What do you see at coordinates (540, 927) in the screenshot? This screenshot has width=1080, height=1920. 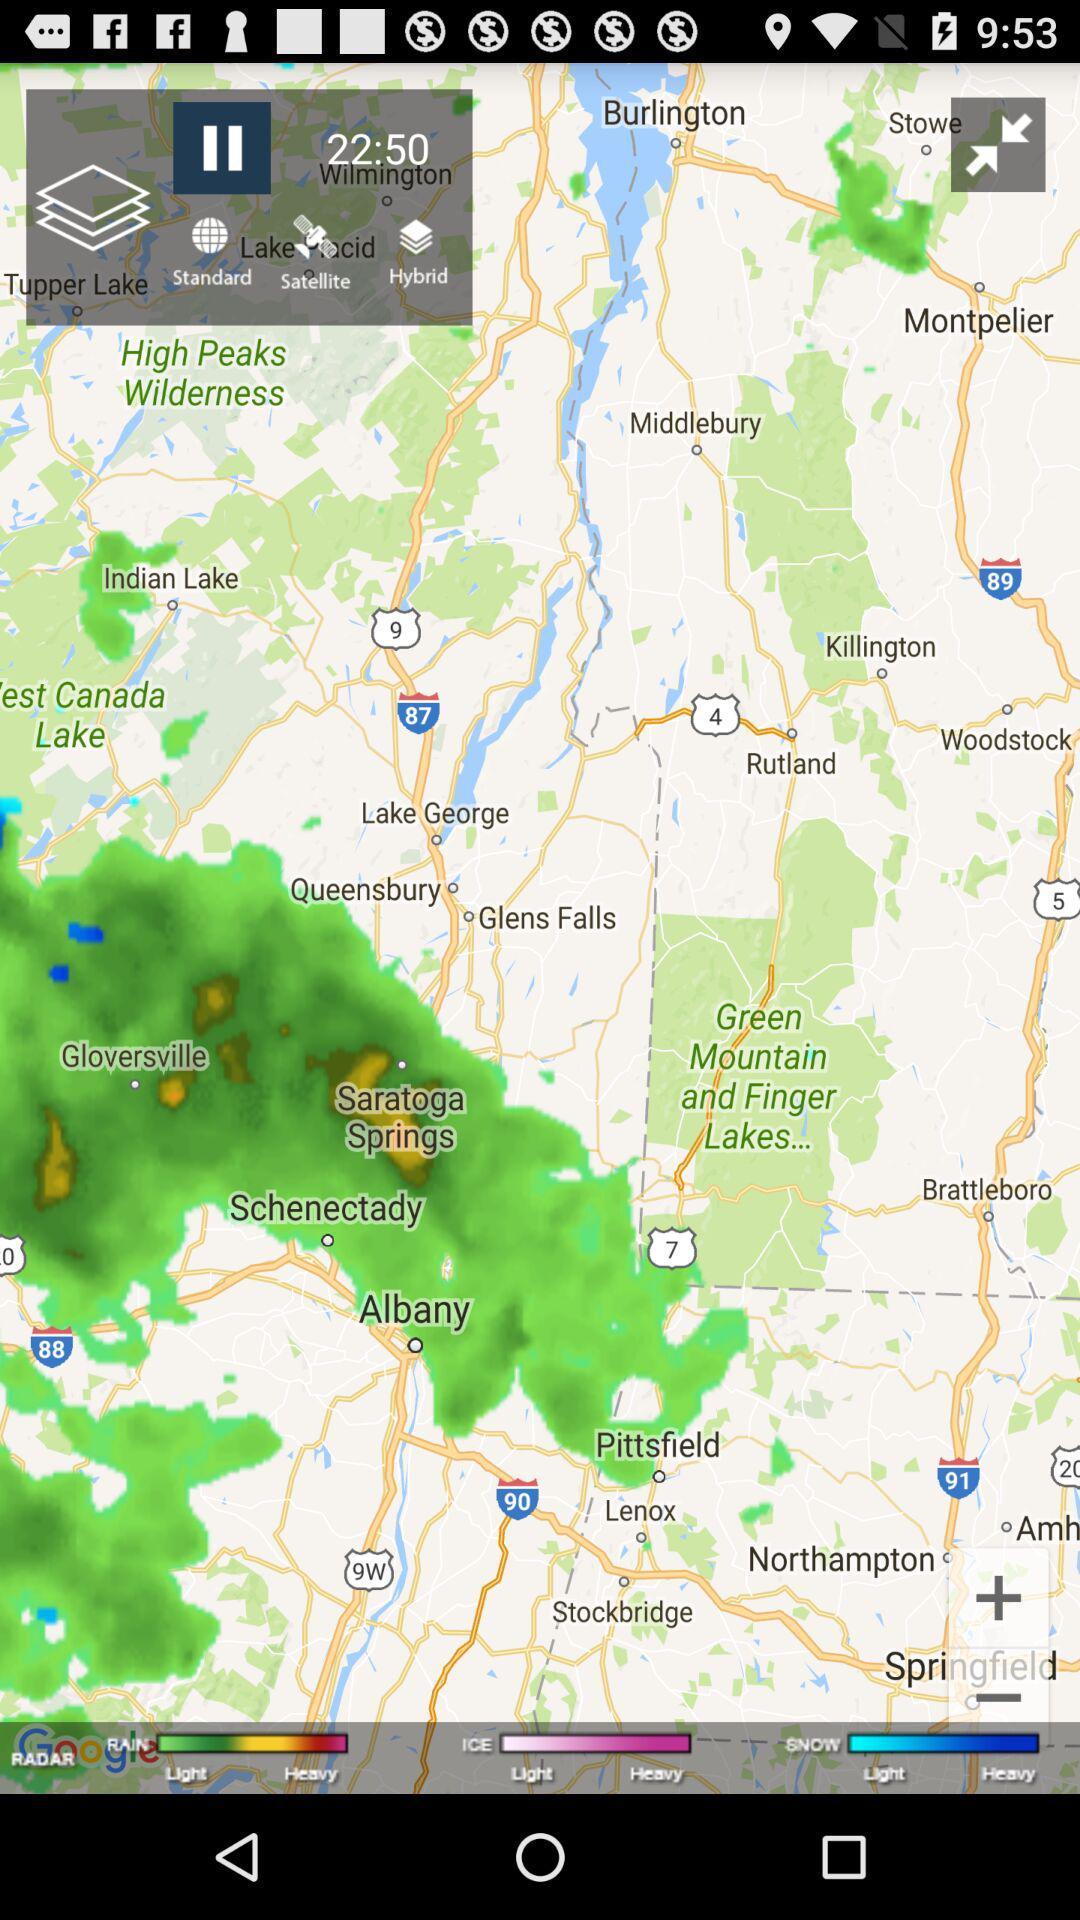 I see `the item at the center` at bounding box center [540, 927].